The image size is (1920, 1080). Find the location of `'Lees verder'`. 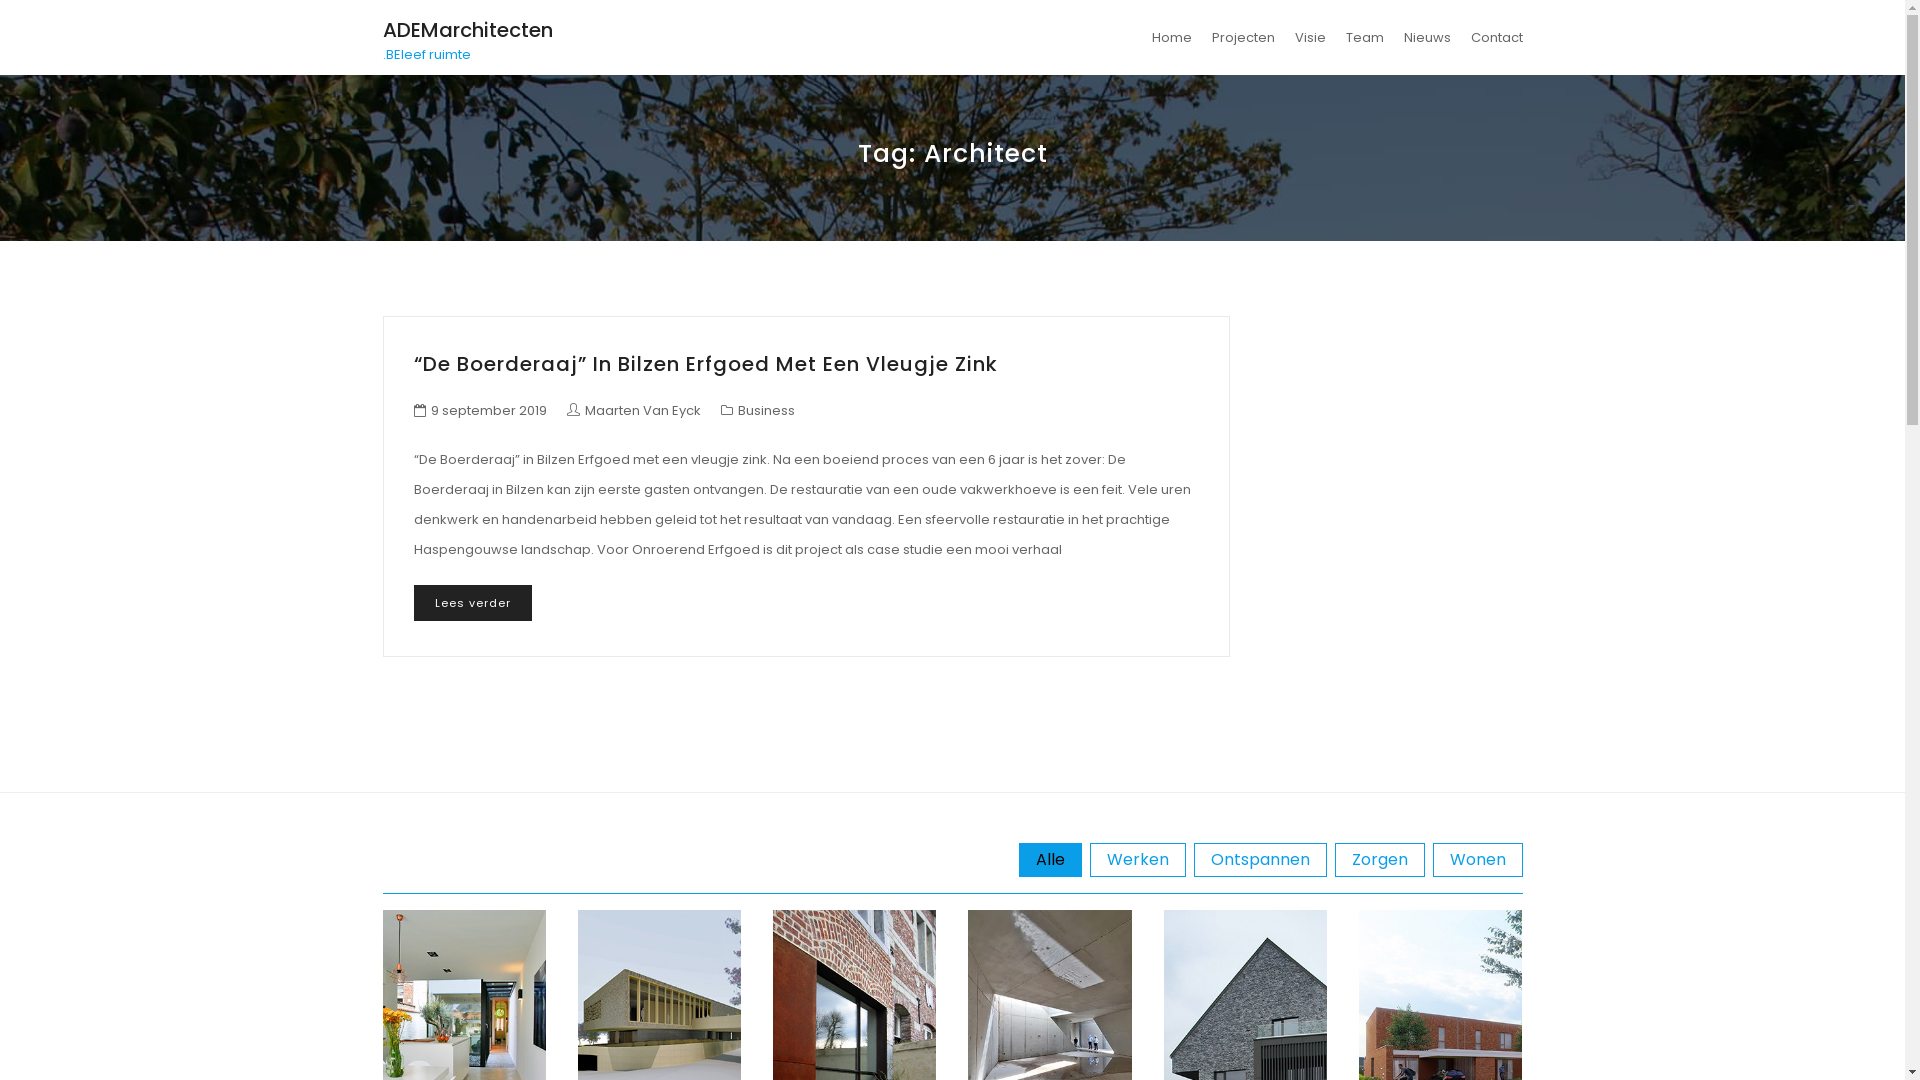

'Lees verder' is located at coordinates (412, 601).